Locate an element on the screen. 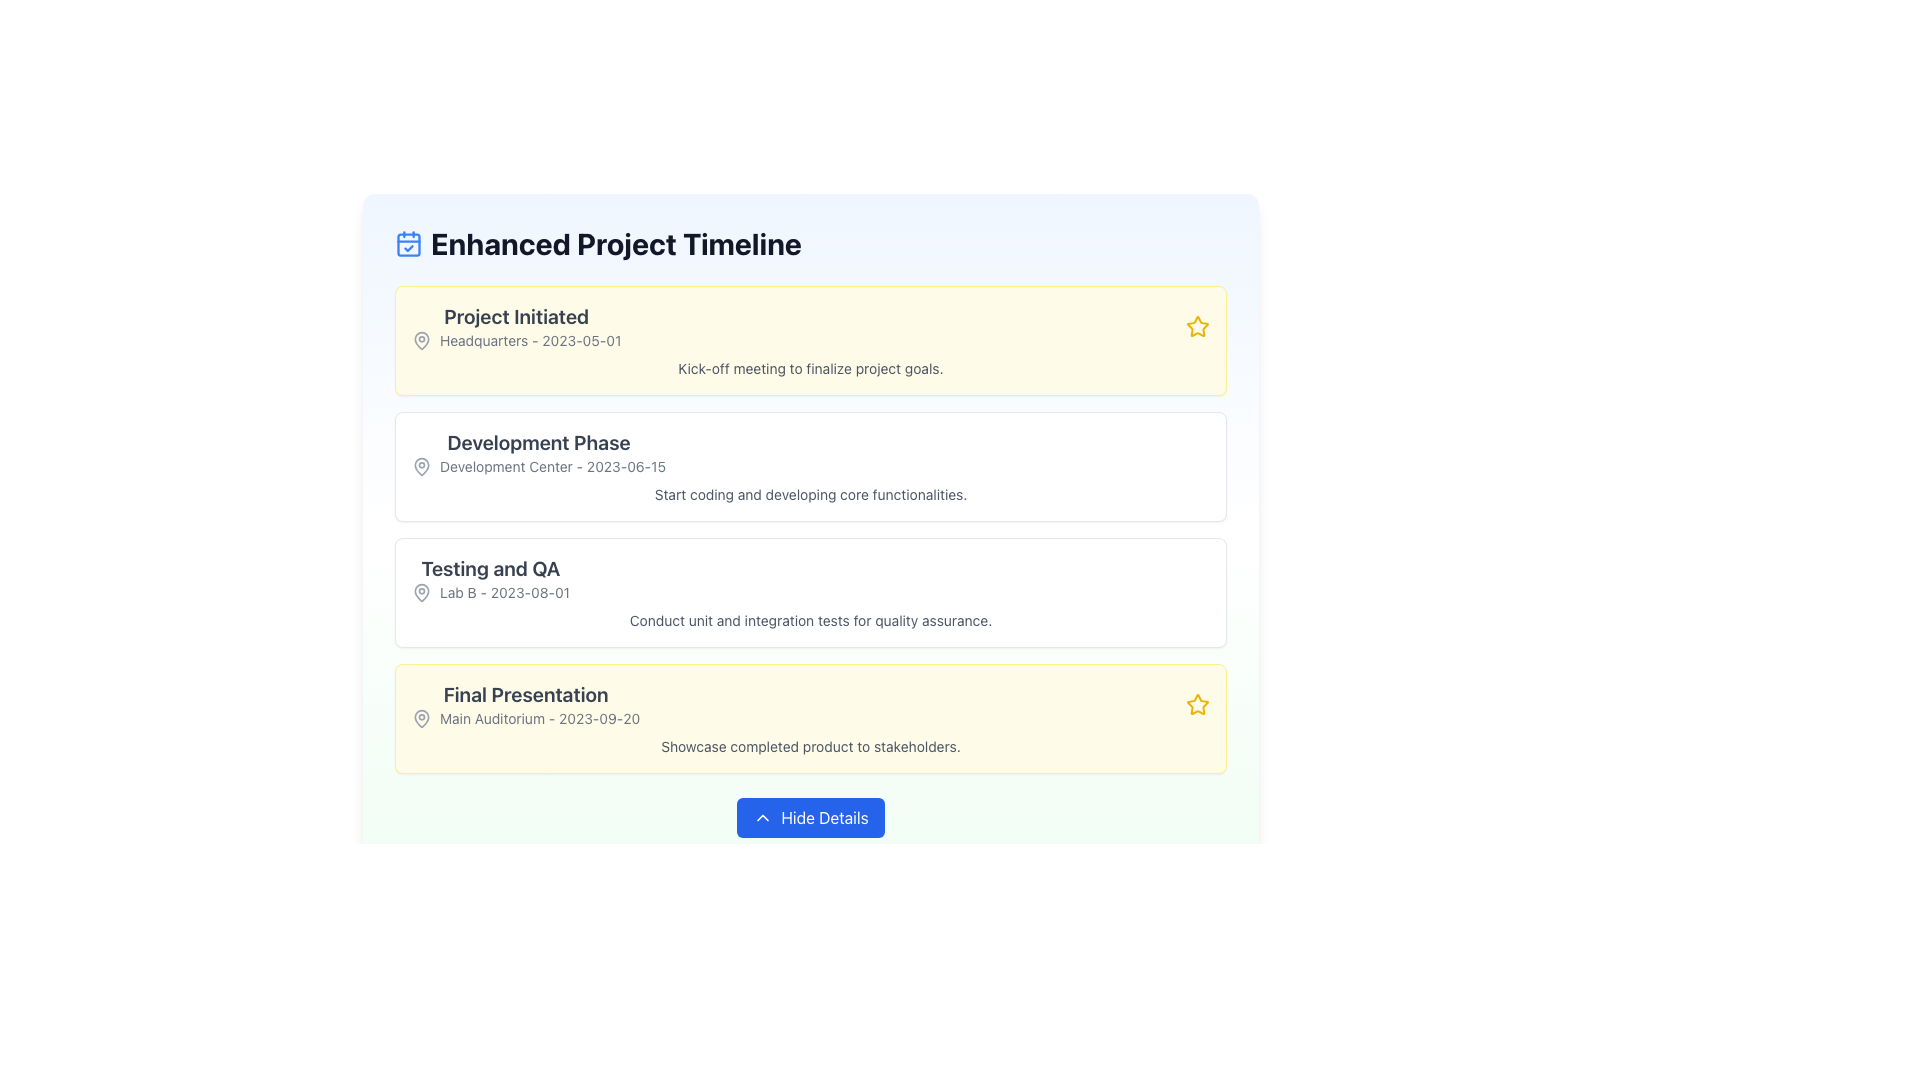 This screenshot has width=1920, height=1080. text label that serves as the title for the associated timeline phase, located at the center of the first content element in the second card of the project timeline is located at coordinates (538, 442).